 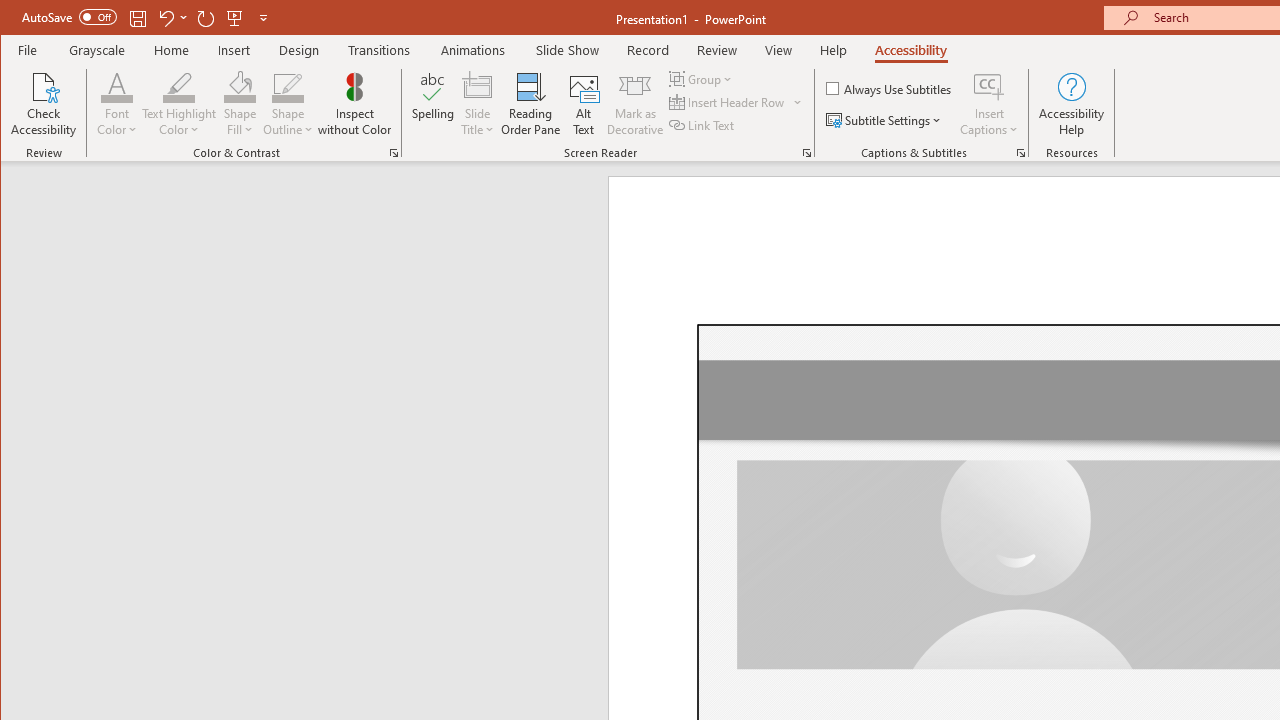 I want to click on 'Insert Header Row', so click(x=727, y=102).